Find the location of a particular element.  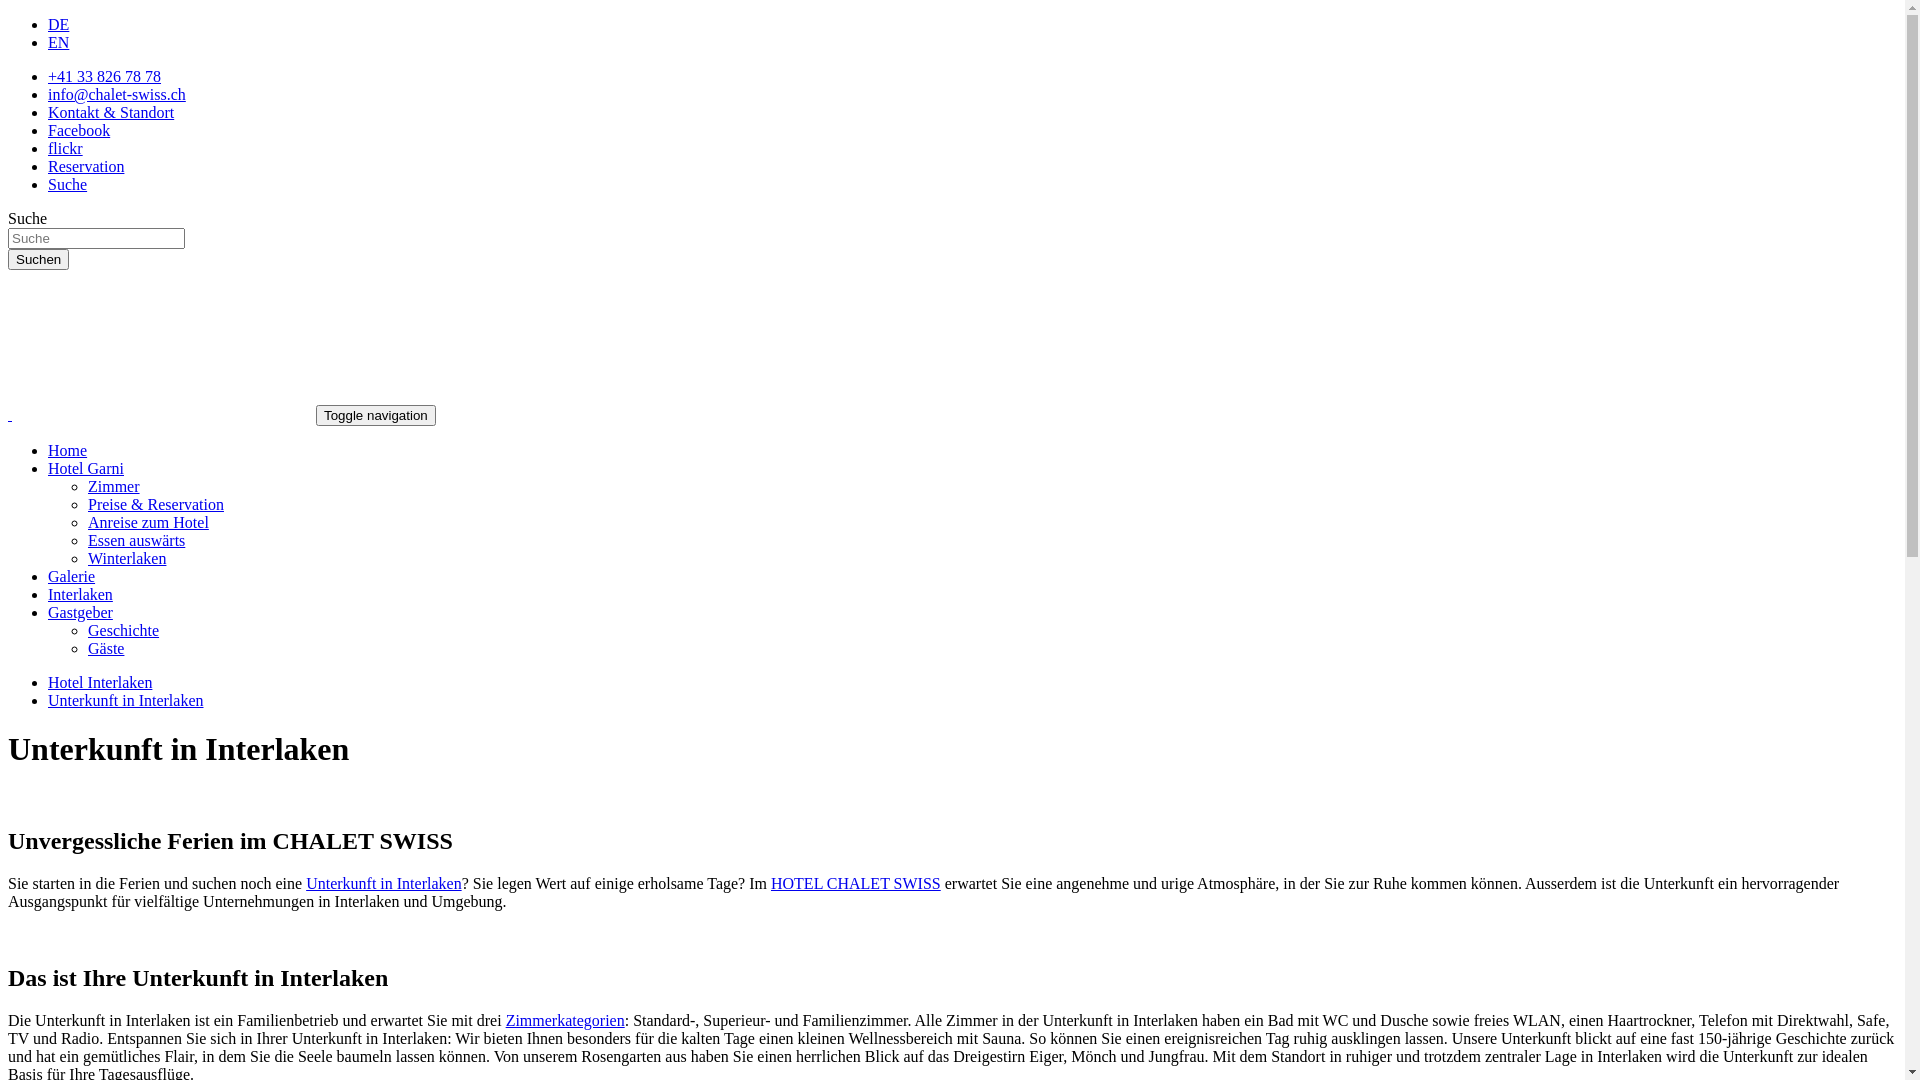

'Hotel Garni' is located at coordinates (85, 468).